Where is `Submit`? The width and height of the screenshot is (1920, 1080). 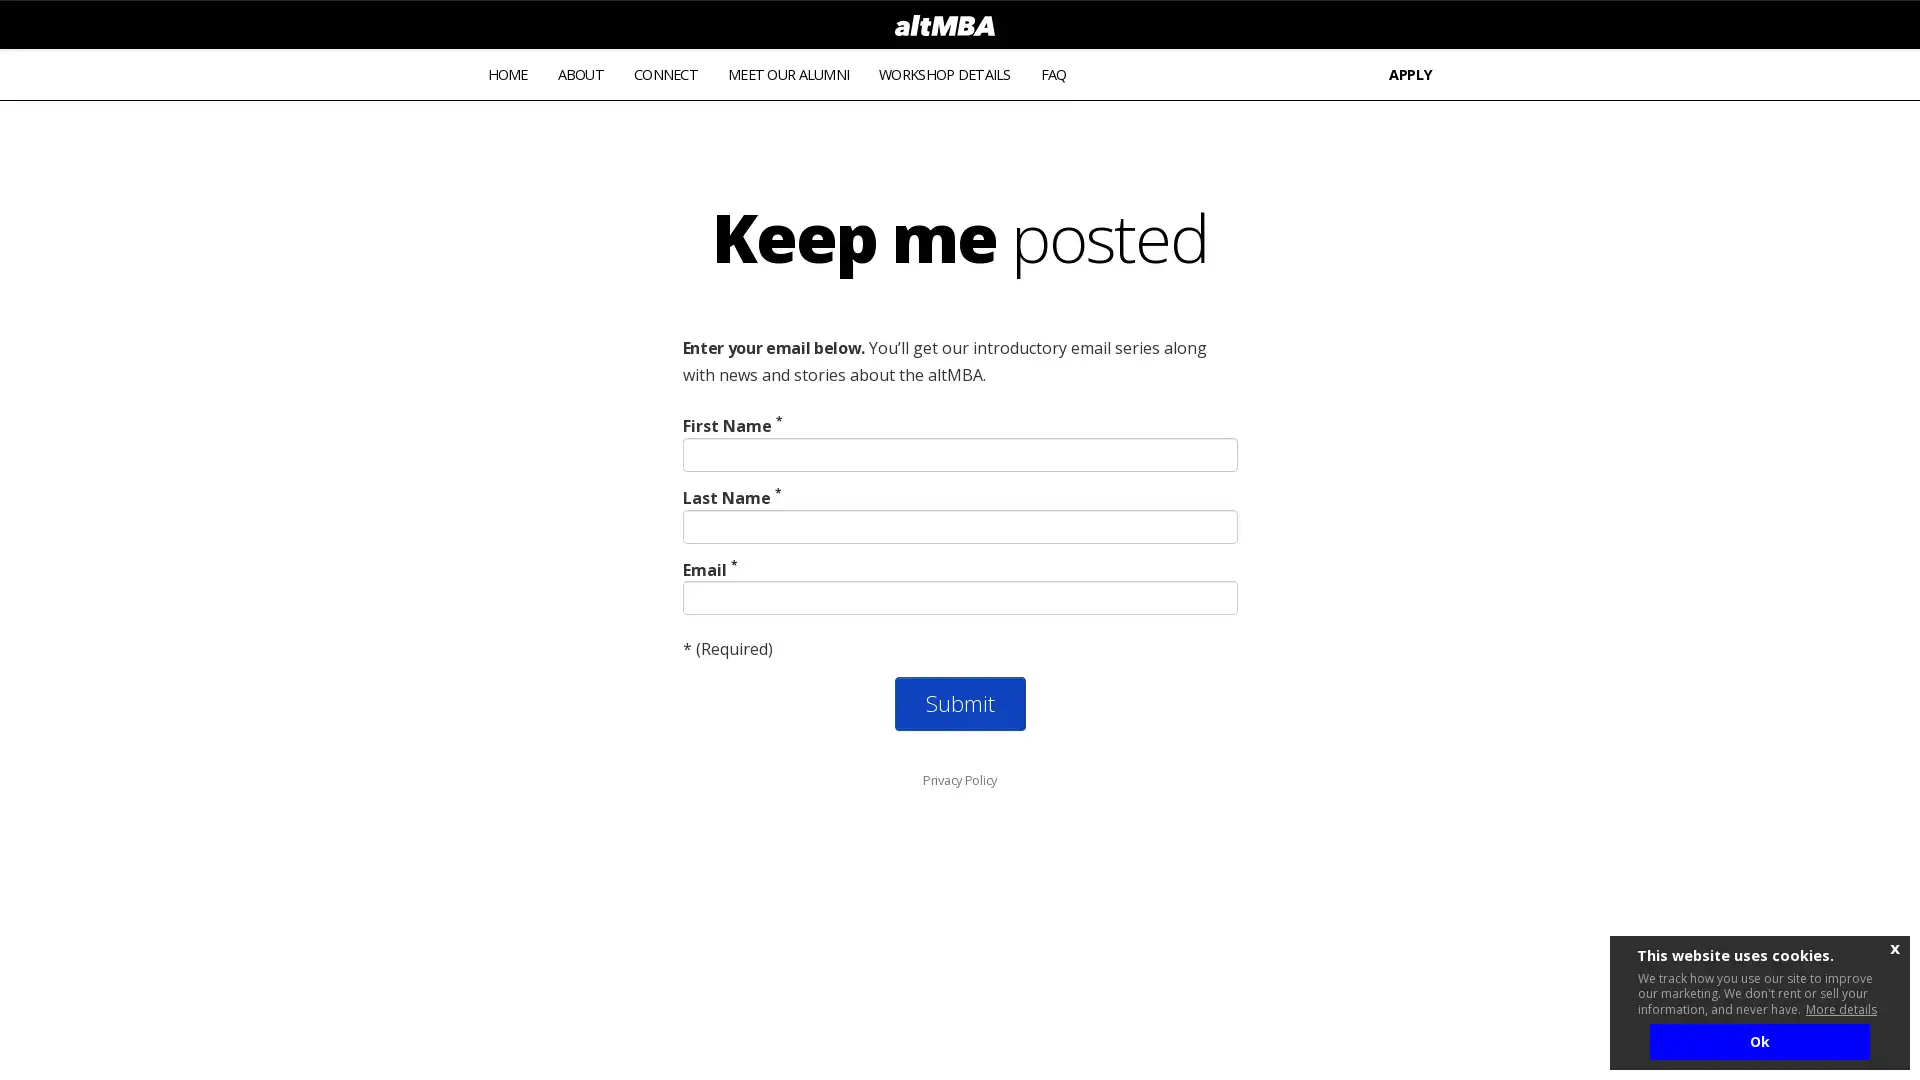
Submit is located at coordinates (958, 703).